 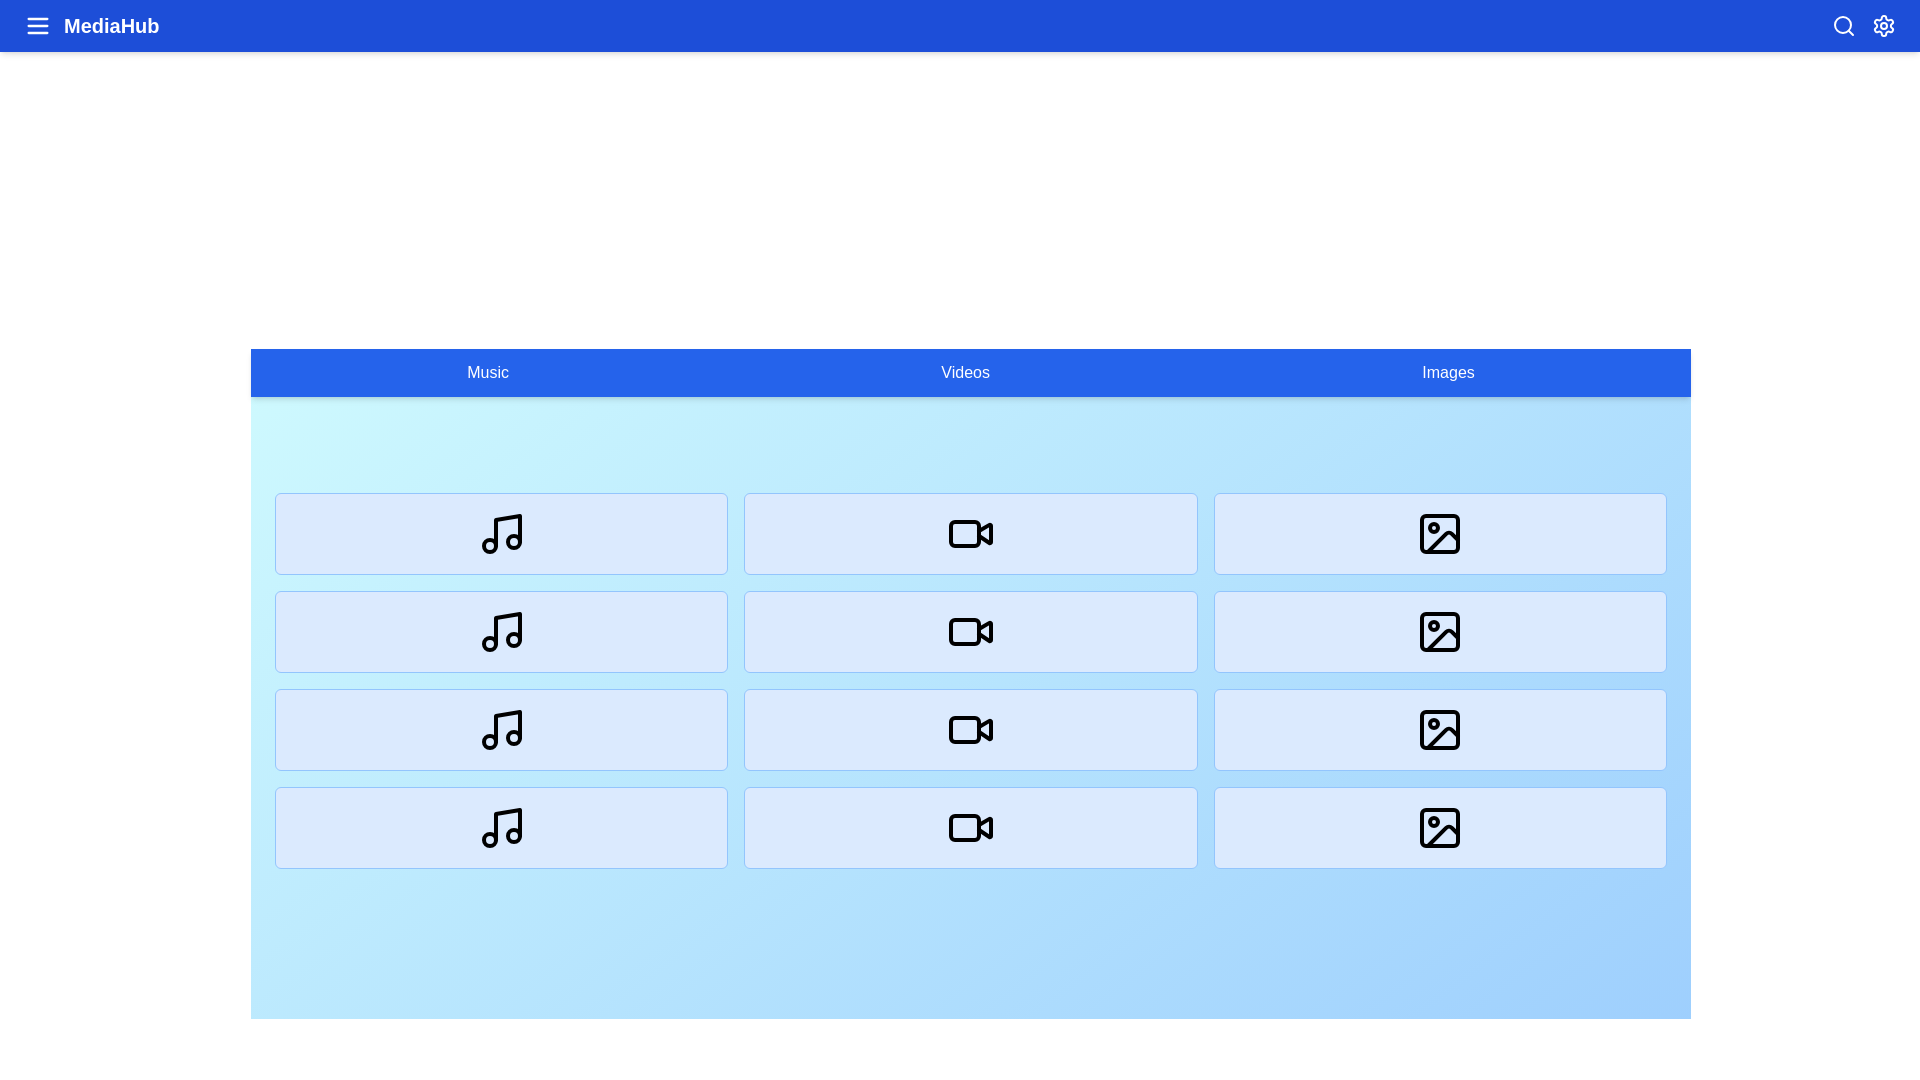 What do you see at coordinates (38, 26) in the screenshot?
I see `menu button to toggle the navigation menu` at bounding box center [38, 26].